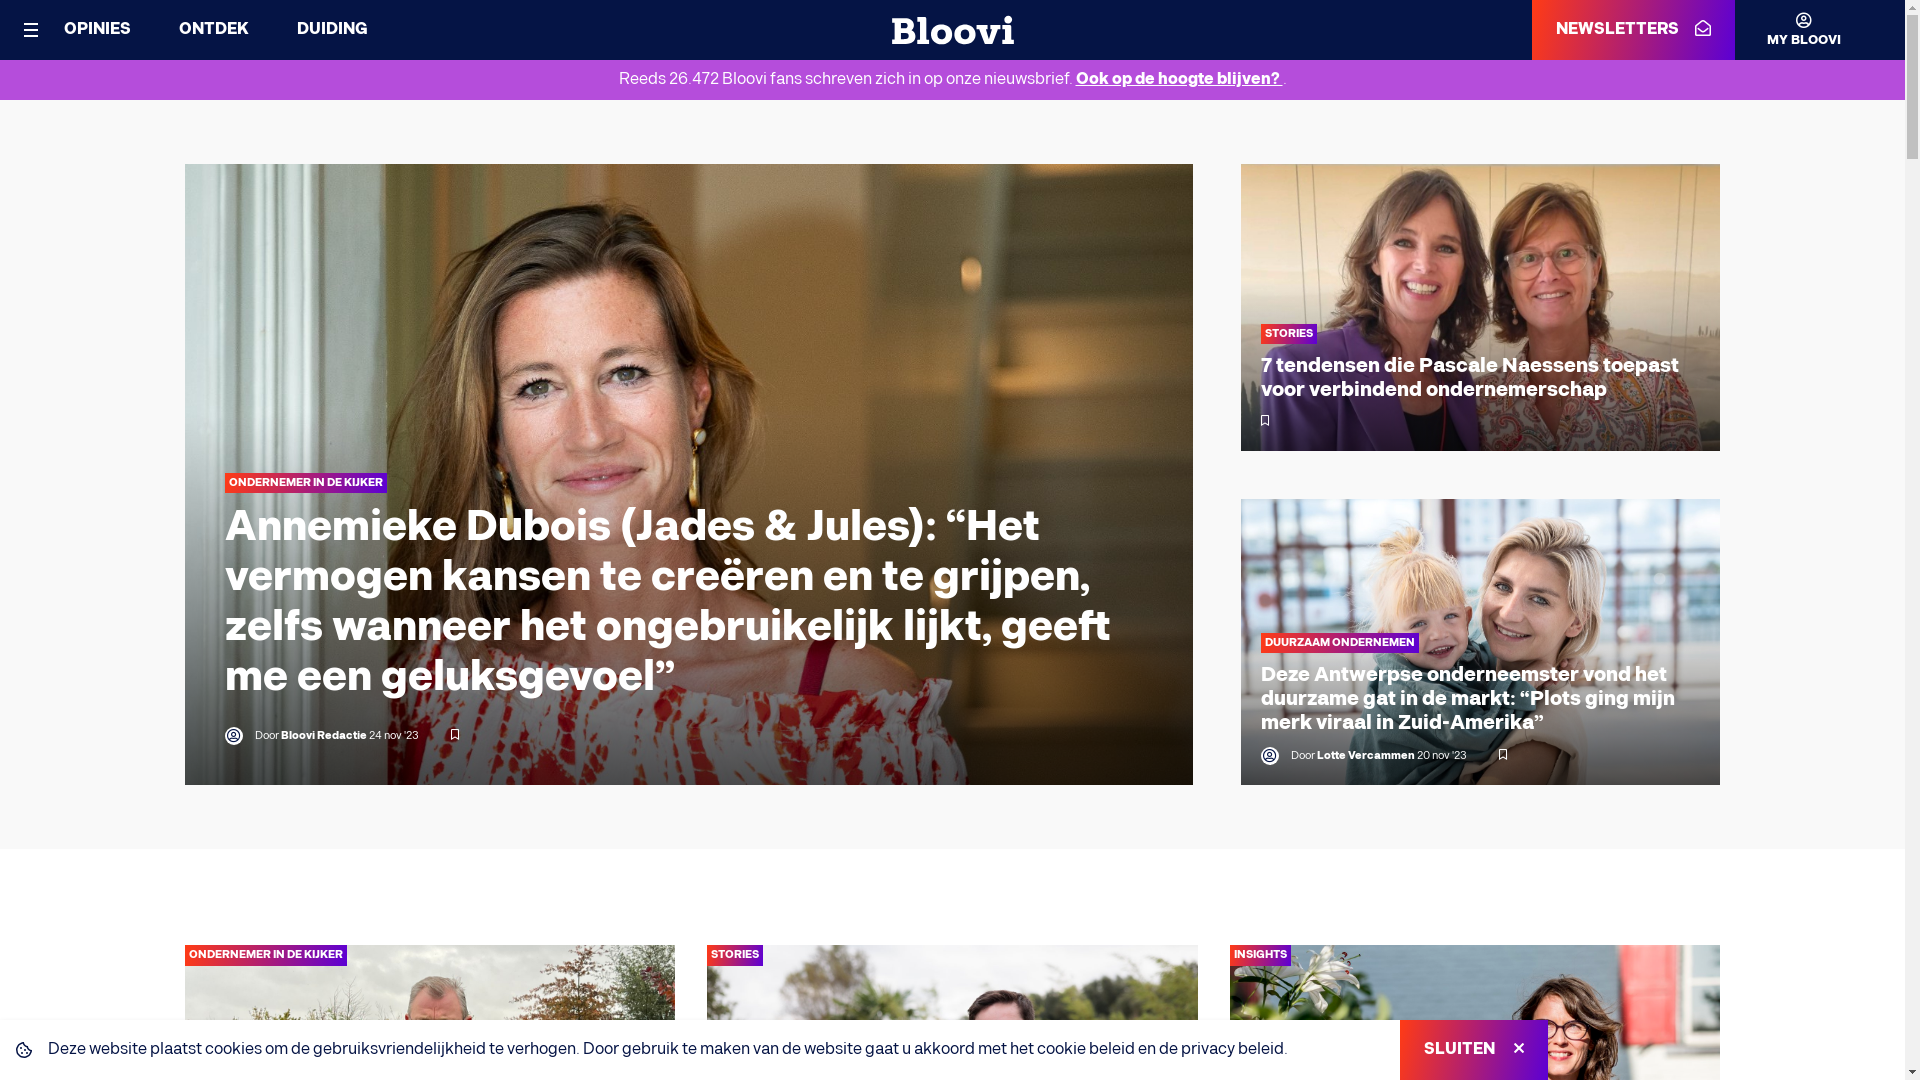 Image resolution: width=1920 pixels, height=1080 pixels. Describe the element at coordinates (1258, 333) in the screenshot. I see `'STORIES'` at that location.